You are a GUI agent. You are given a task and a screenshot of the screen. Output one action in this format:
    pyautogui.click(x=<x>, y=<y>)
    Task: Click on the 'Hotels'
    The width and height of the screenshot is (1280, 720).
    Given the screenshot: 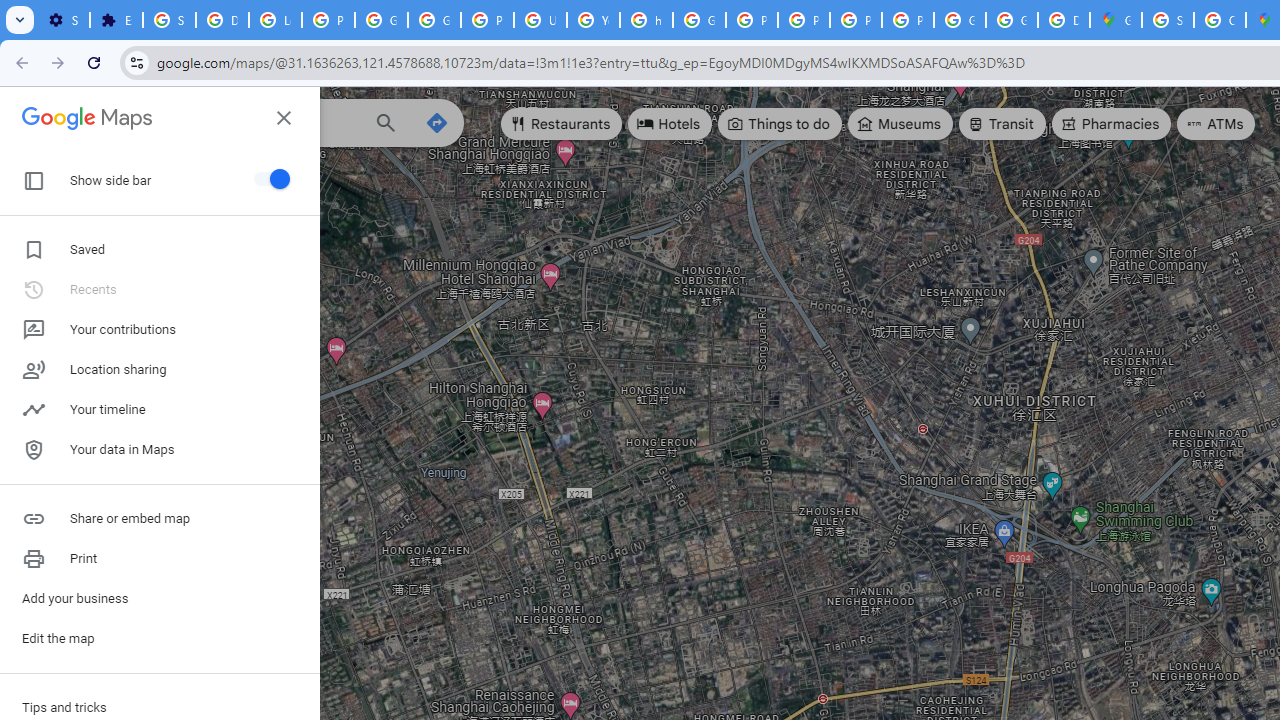 What is the action you would take?
    pyautogui.click(x=670, y=124)
    